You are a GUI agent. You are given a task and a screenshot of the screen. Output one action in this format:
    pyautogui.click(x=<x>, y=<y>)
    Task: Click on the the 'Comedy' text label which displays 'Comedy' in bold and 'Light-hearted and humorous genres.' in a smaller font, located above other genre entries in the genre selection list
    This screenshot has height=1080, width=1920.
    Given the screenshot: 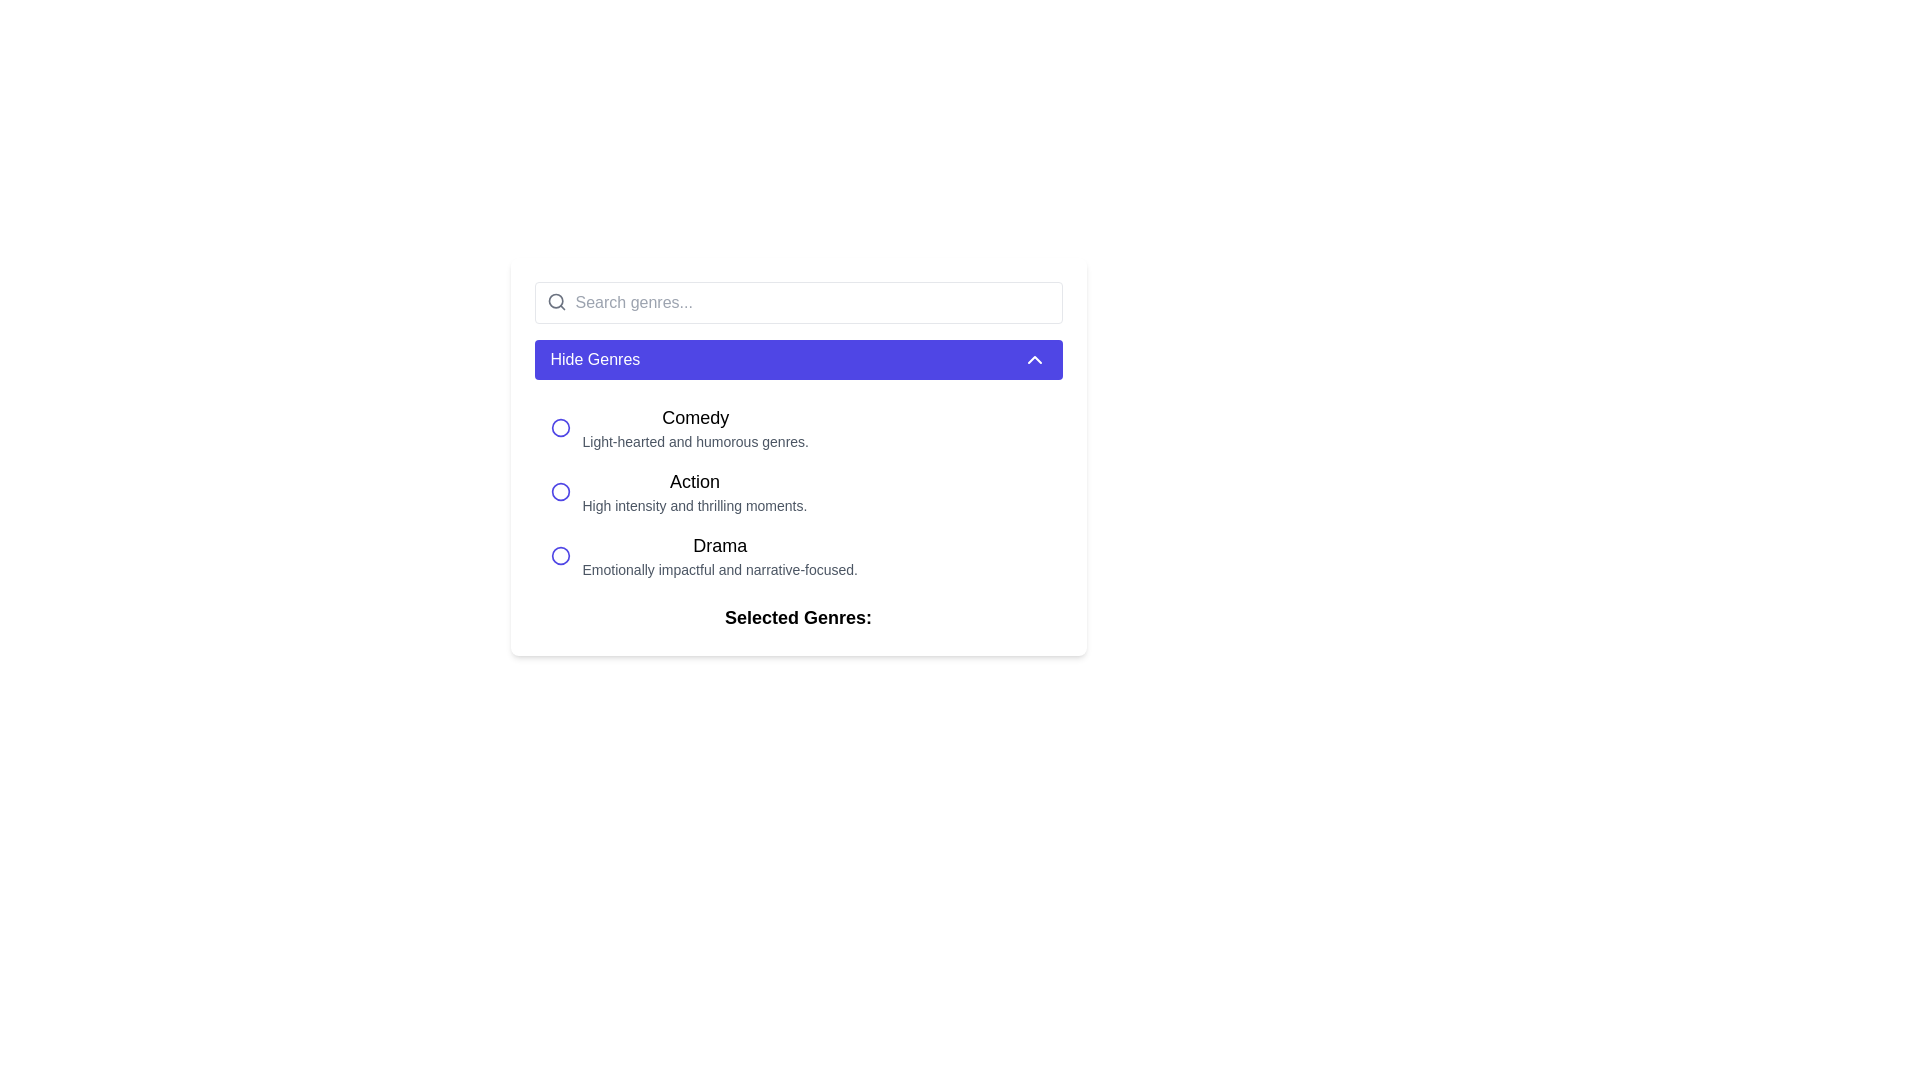 What is the action you would take?
    pyautogui.click(x=695, y=427)
    